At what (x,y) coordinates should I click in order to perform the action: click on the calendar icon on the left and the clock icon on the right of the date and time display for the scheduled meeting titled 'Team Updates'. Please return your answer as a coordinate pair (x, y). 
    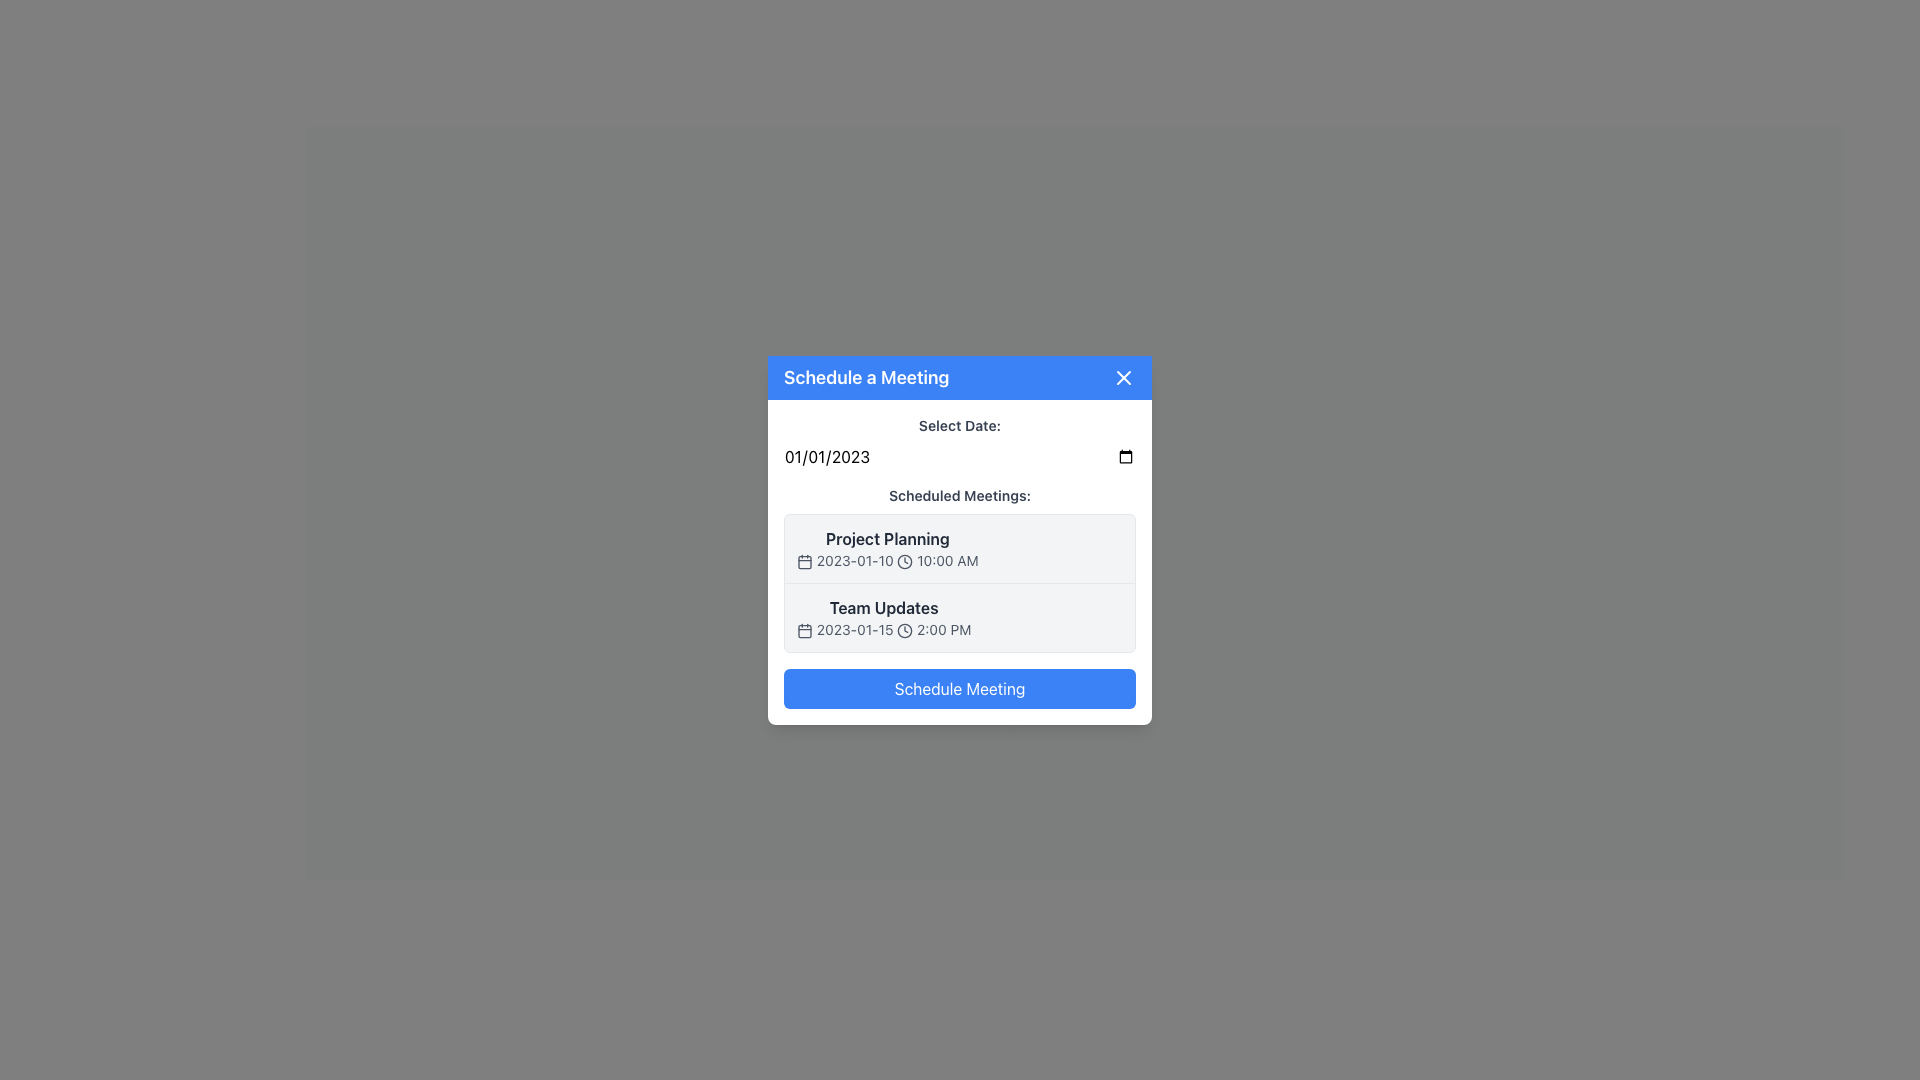
    Looking at the image, I should click on (883, 628).